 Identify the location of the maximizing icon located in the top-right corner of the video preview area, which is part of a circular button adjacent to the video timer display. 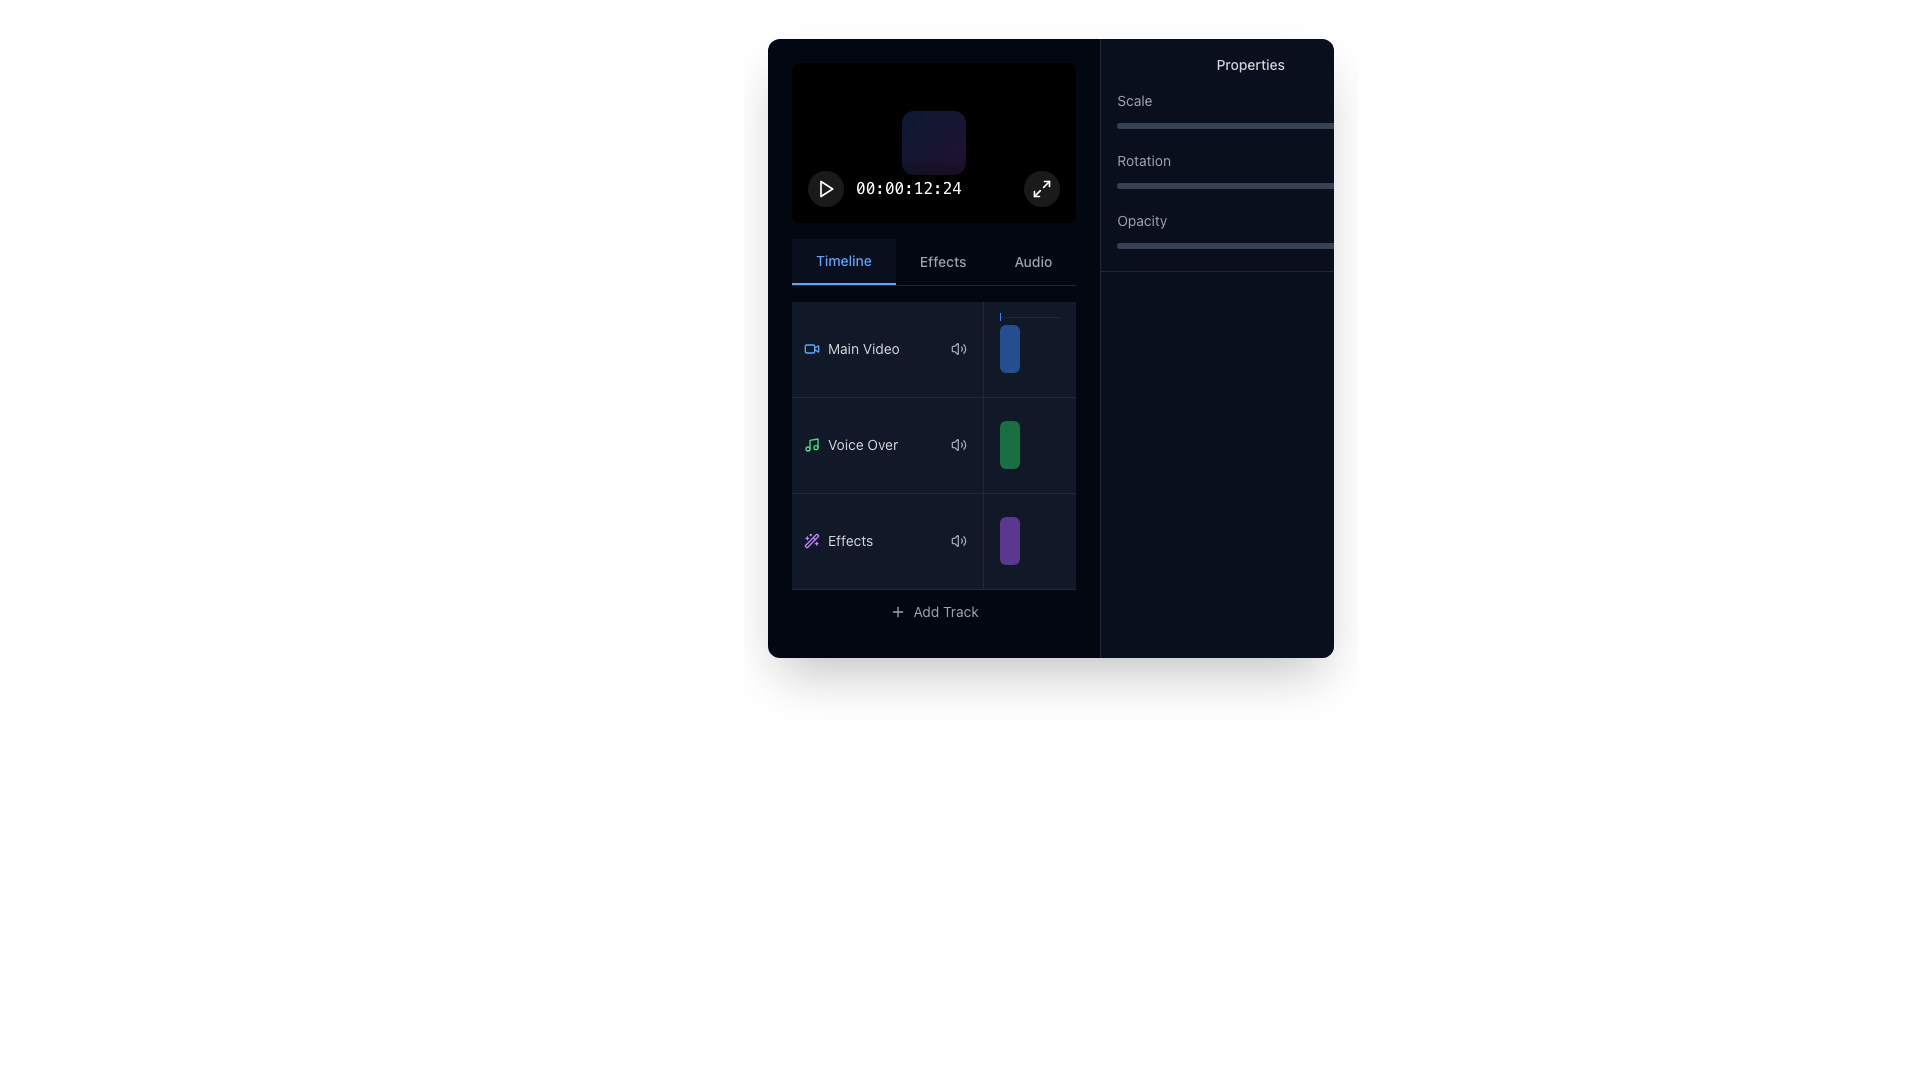
(1041, 188).